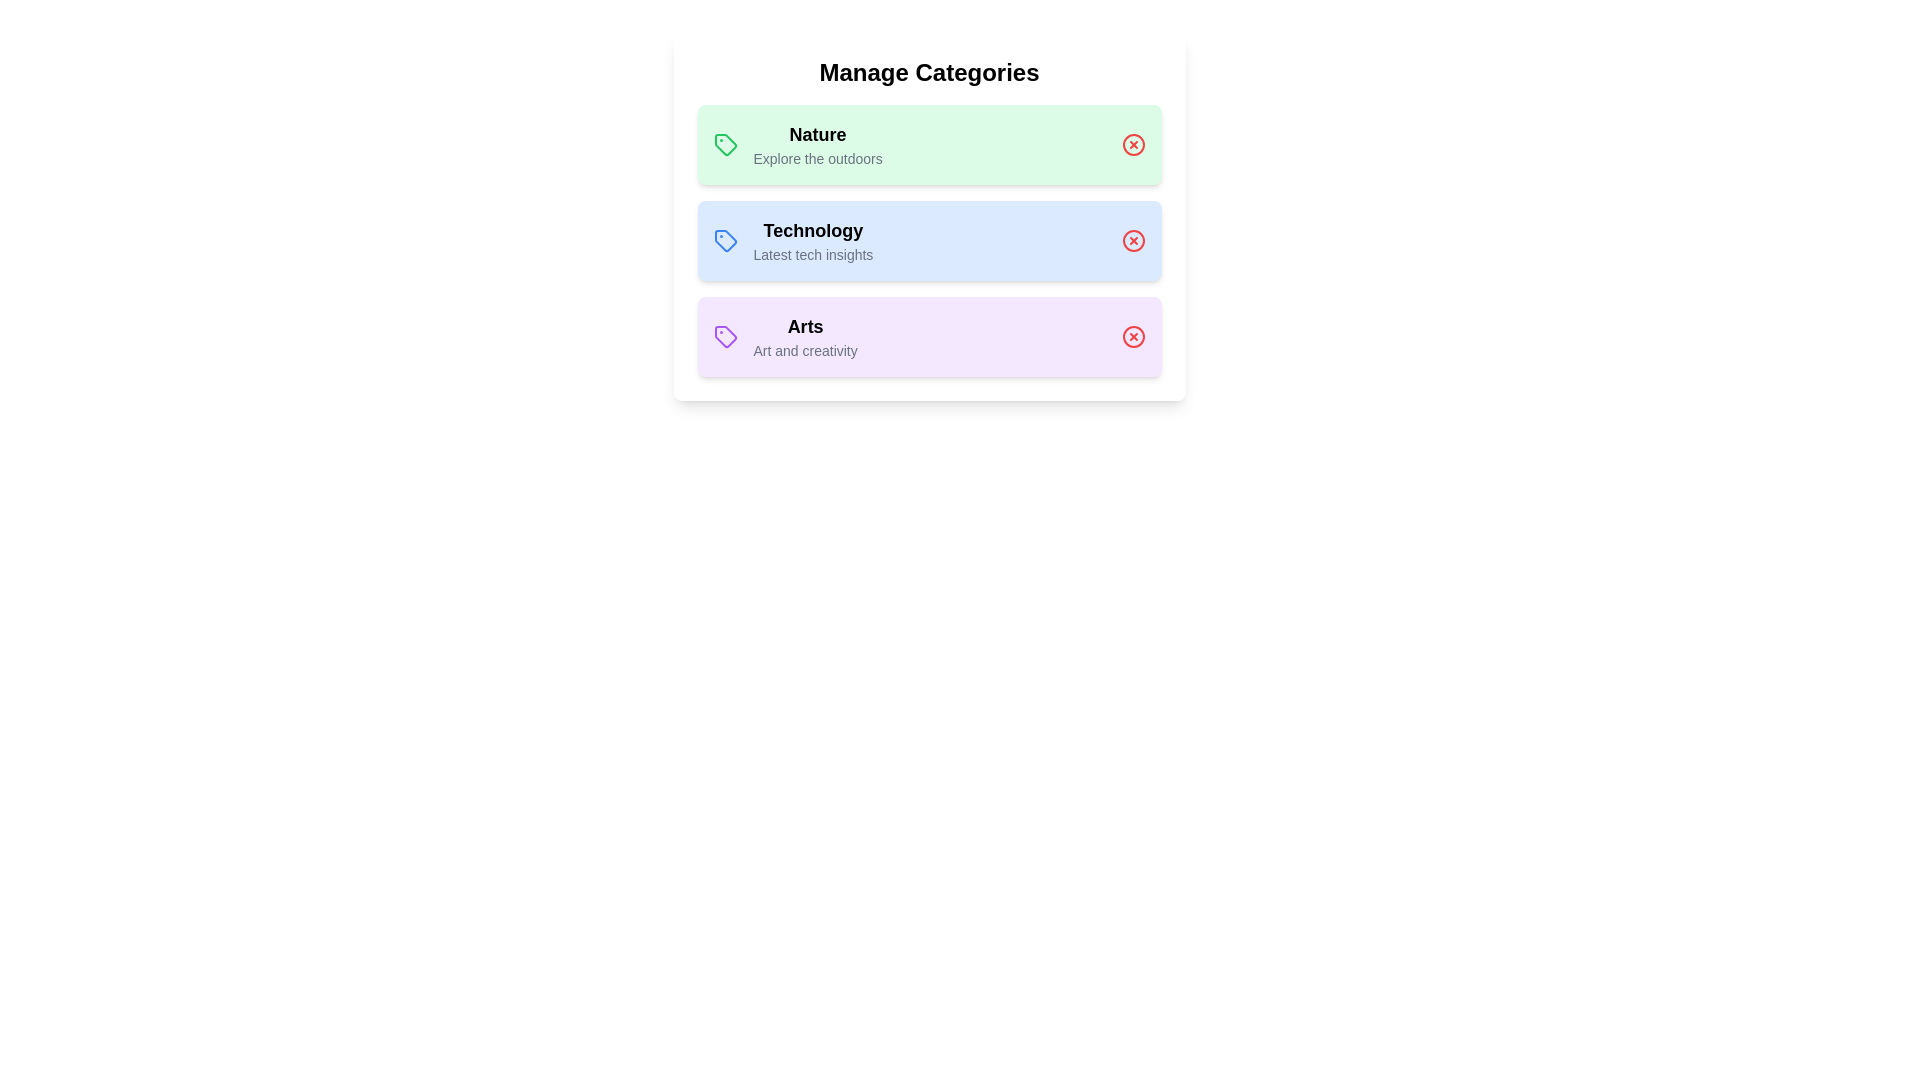  I want to click on the category Arts to see its tooltip or effect, so click(928, 335).